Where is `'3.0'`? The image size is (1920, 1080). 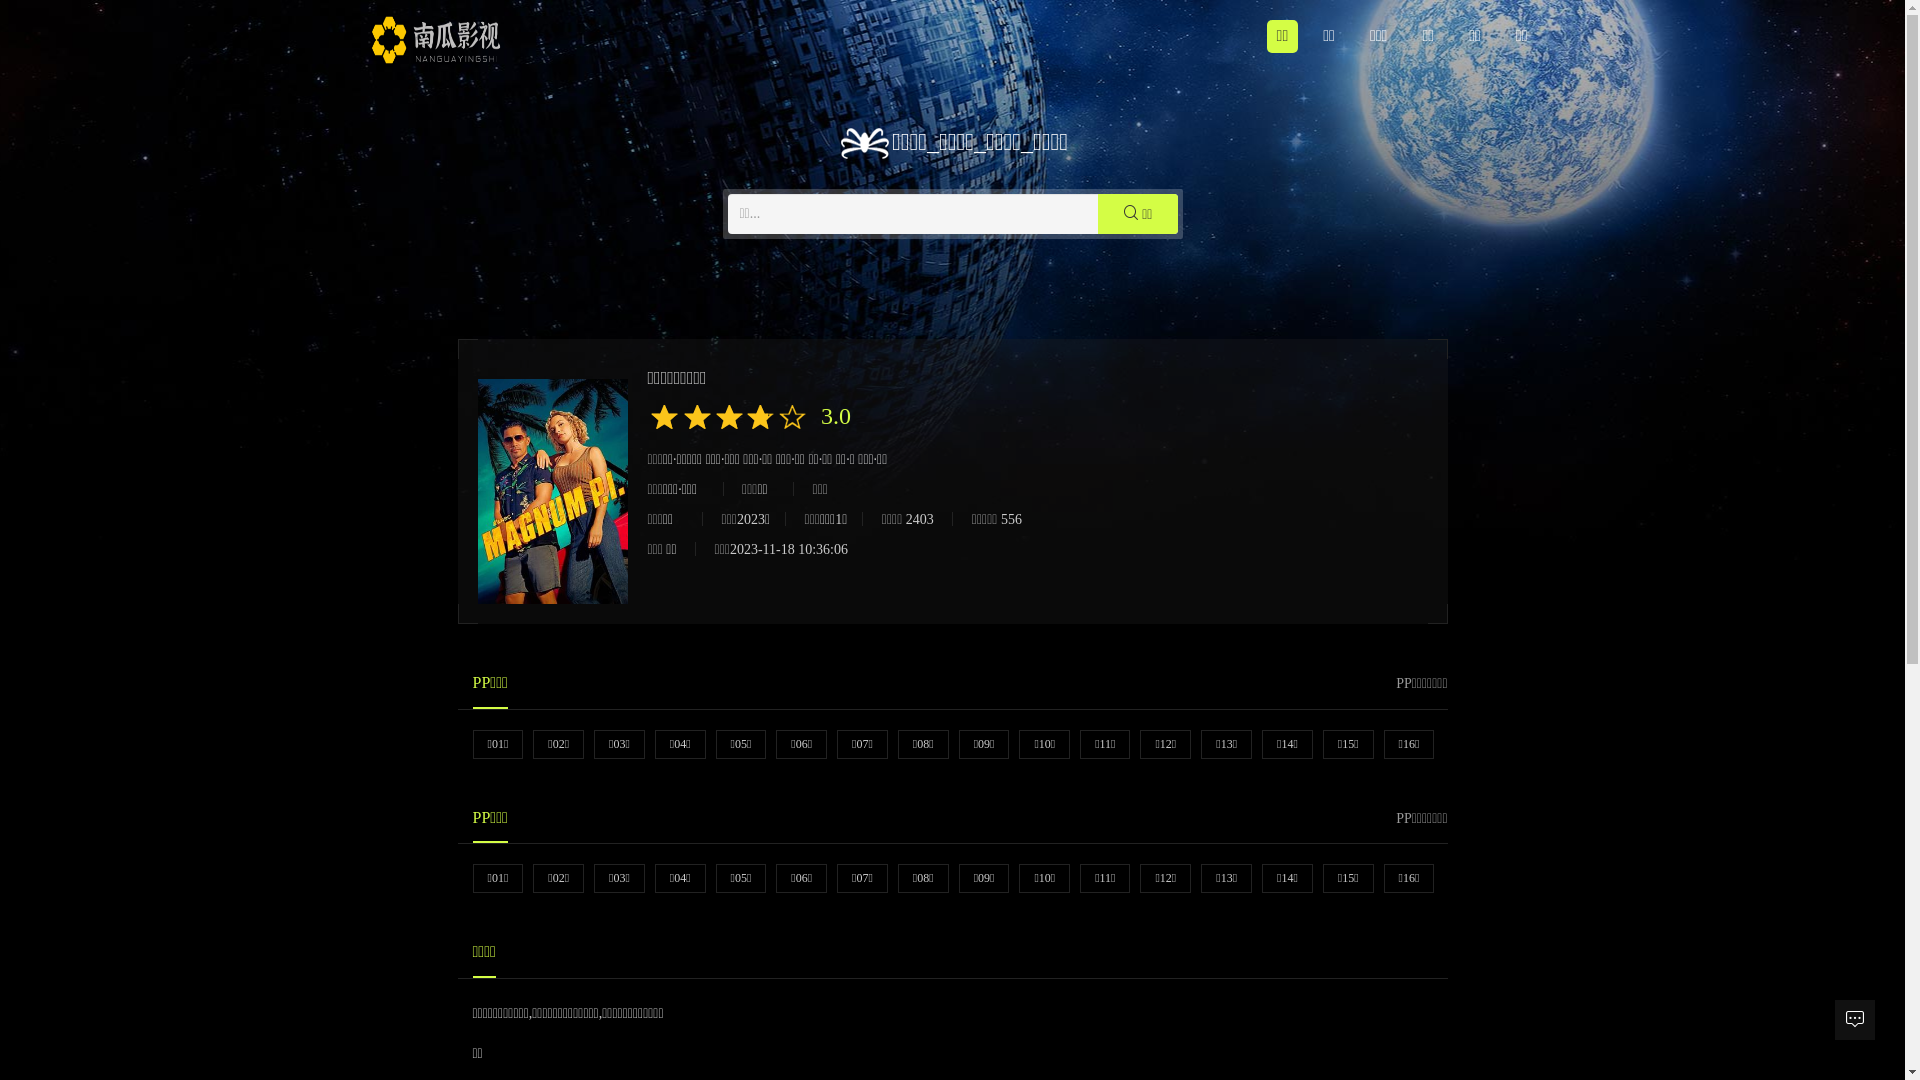
'3.0' is located at coordinates (830, 418).